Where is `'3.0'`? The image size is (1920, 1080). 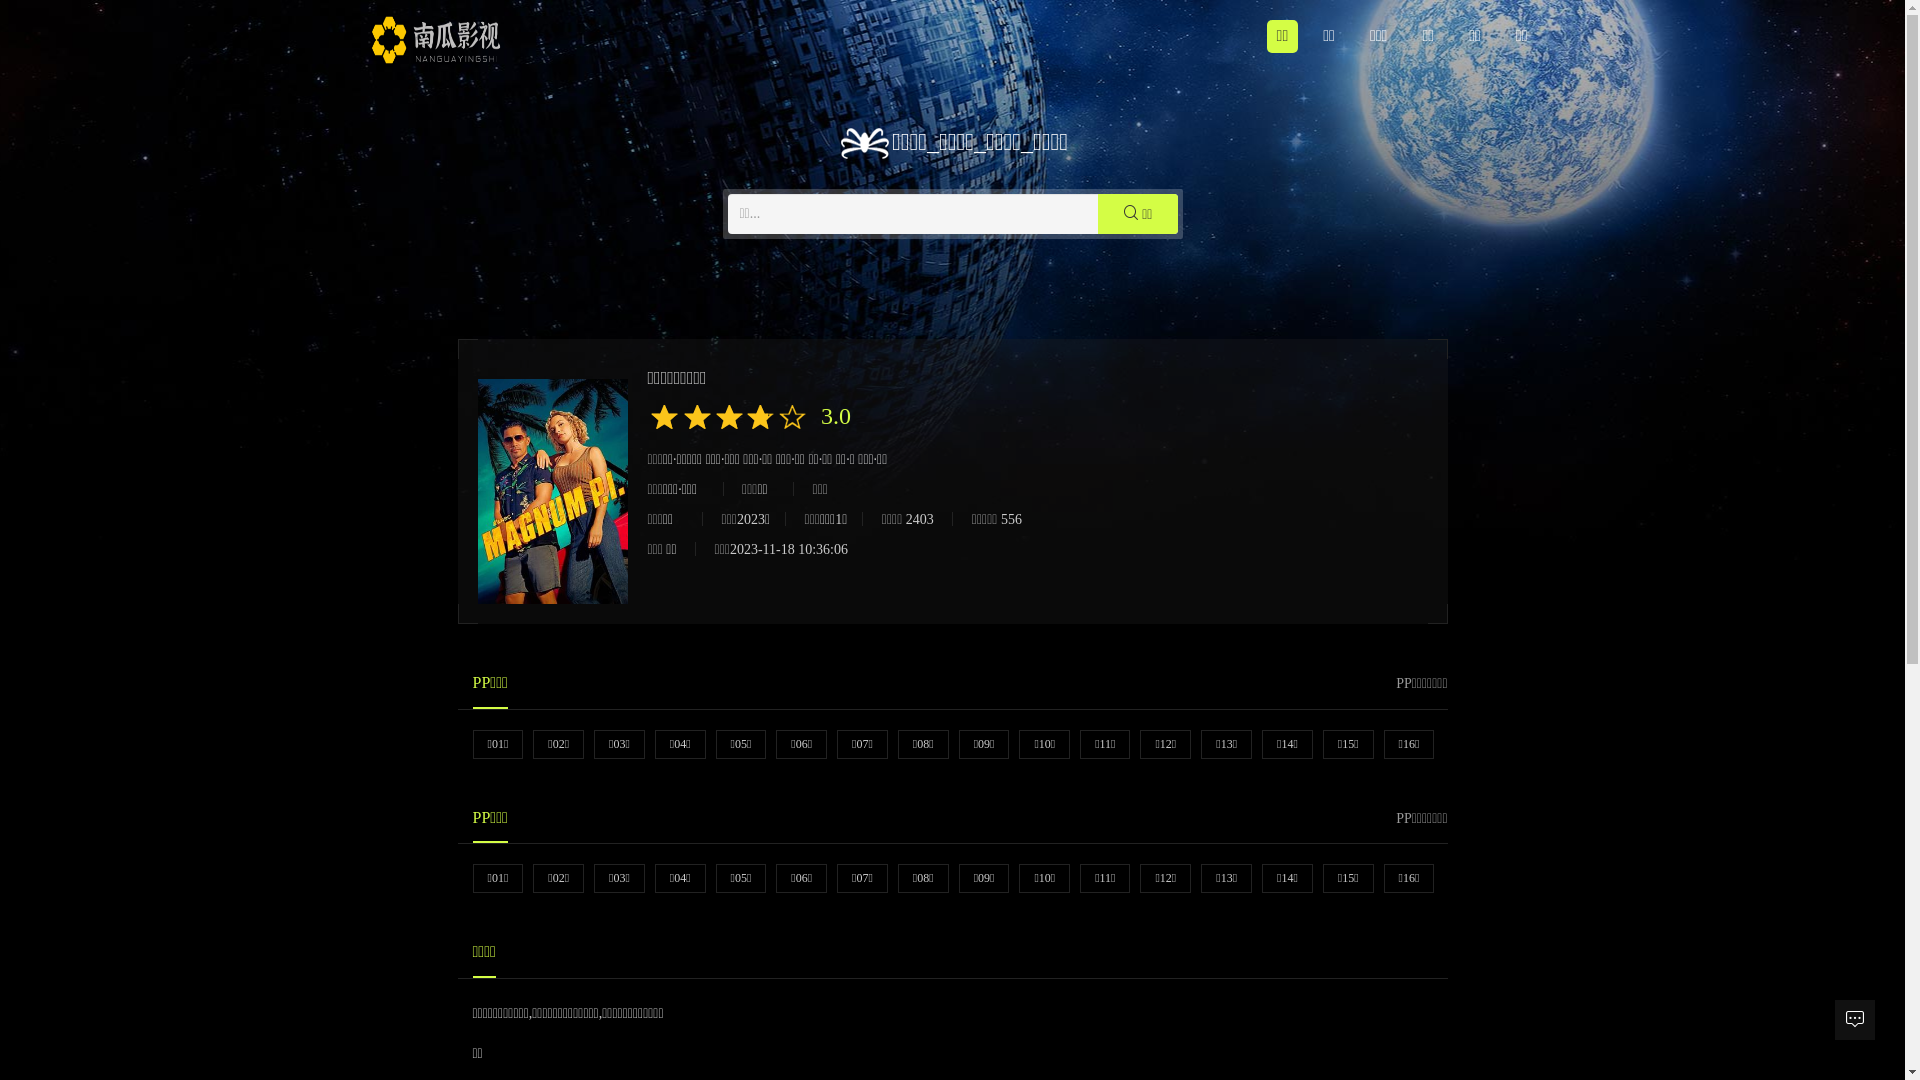
'3.0' is located at coordinates (830, 418).